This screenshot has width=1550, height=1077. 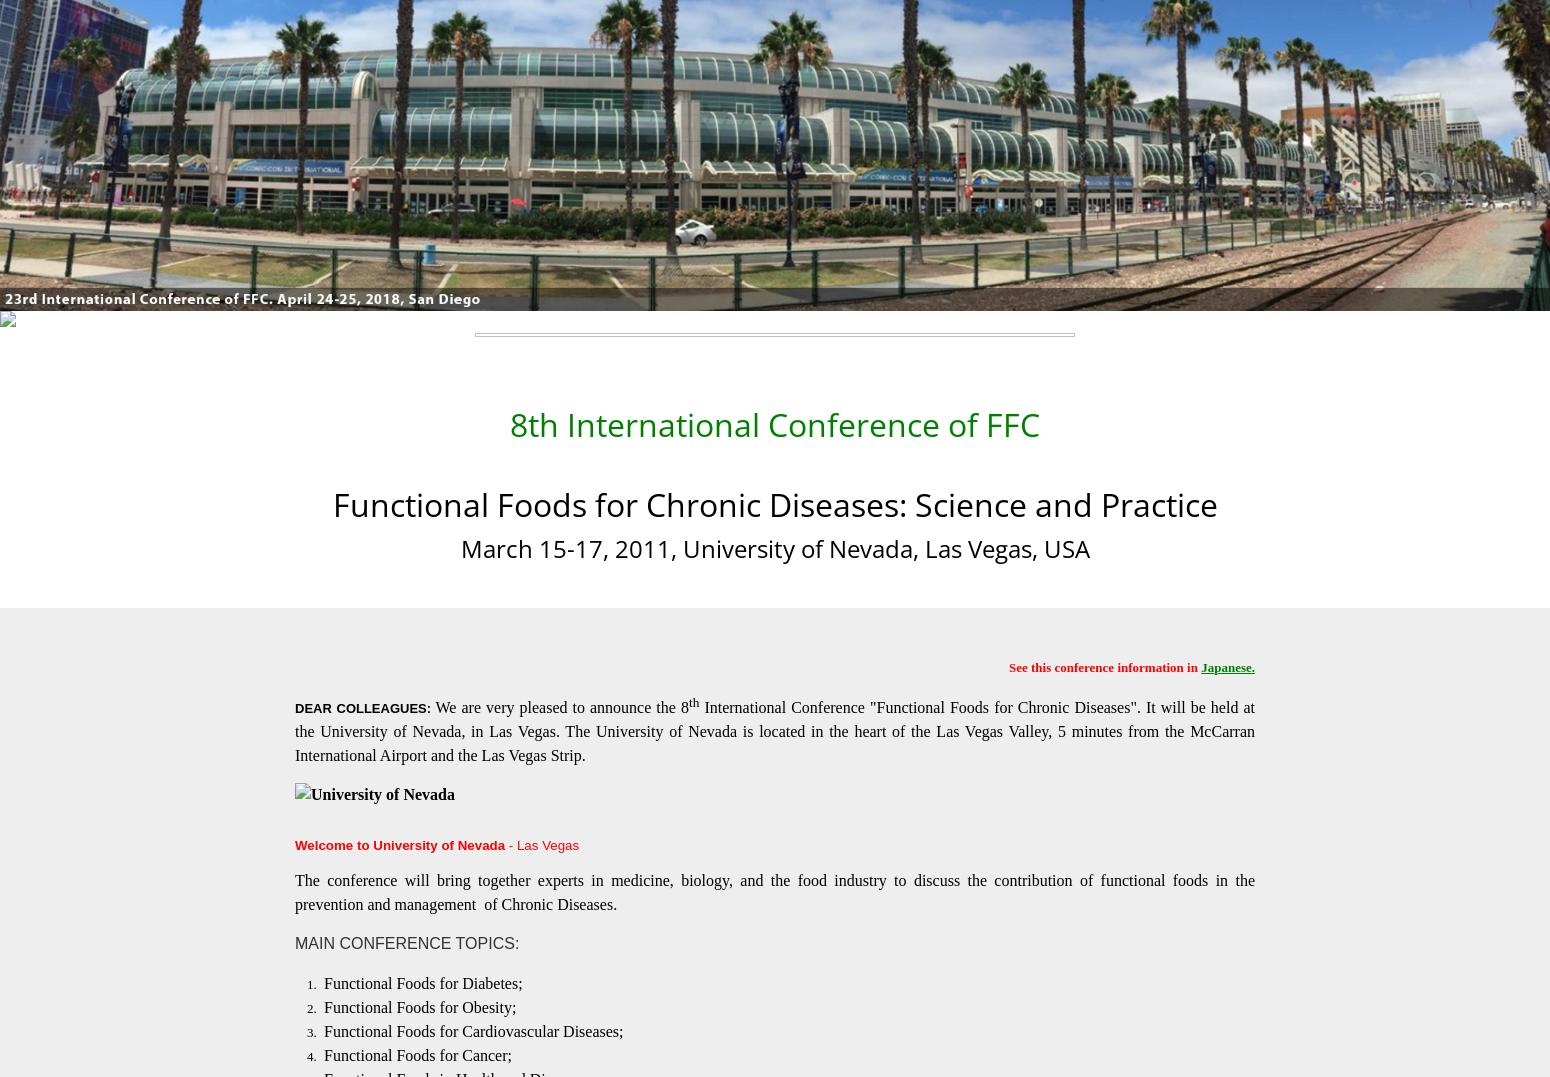 What do you see at coordinates (407, 941) in the screenshot?
I see `'MAIN CONFERENCE TOPICS:'` at bounding box center [407, 941].